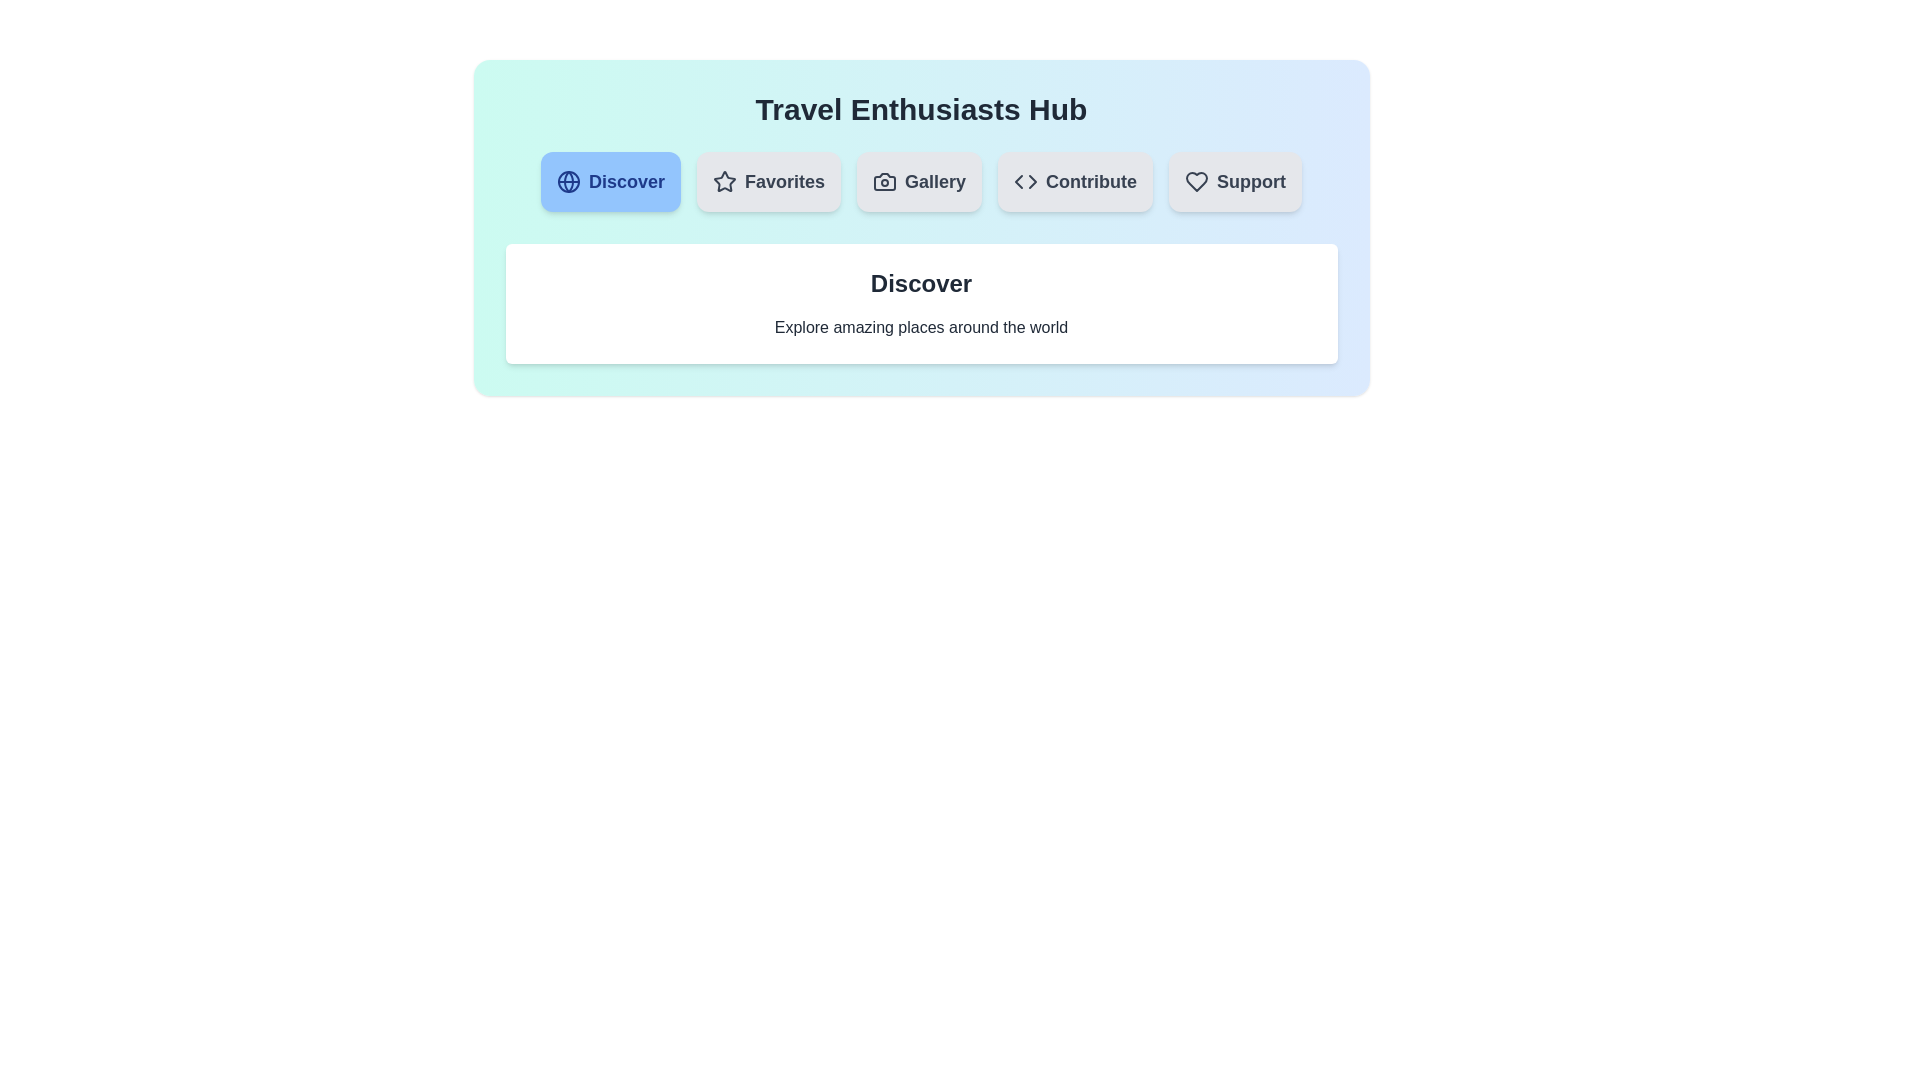  I want to click on the 'Contribute' button, so click(1074, 181).